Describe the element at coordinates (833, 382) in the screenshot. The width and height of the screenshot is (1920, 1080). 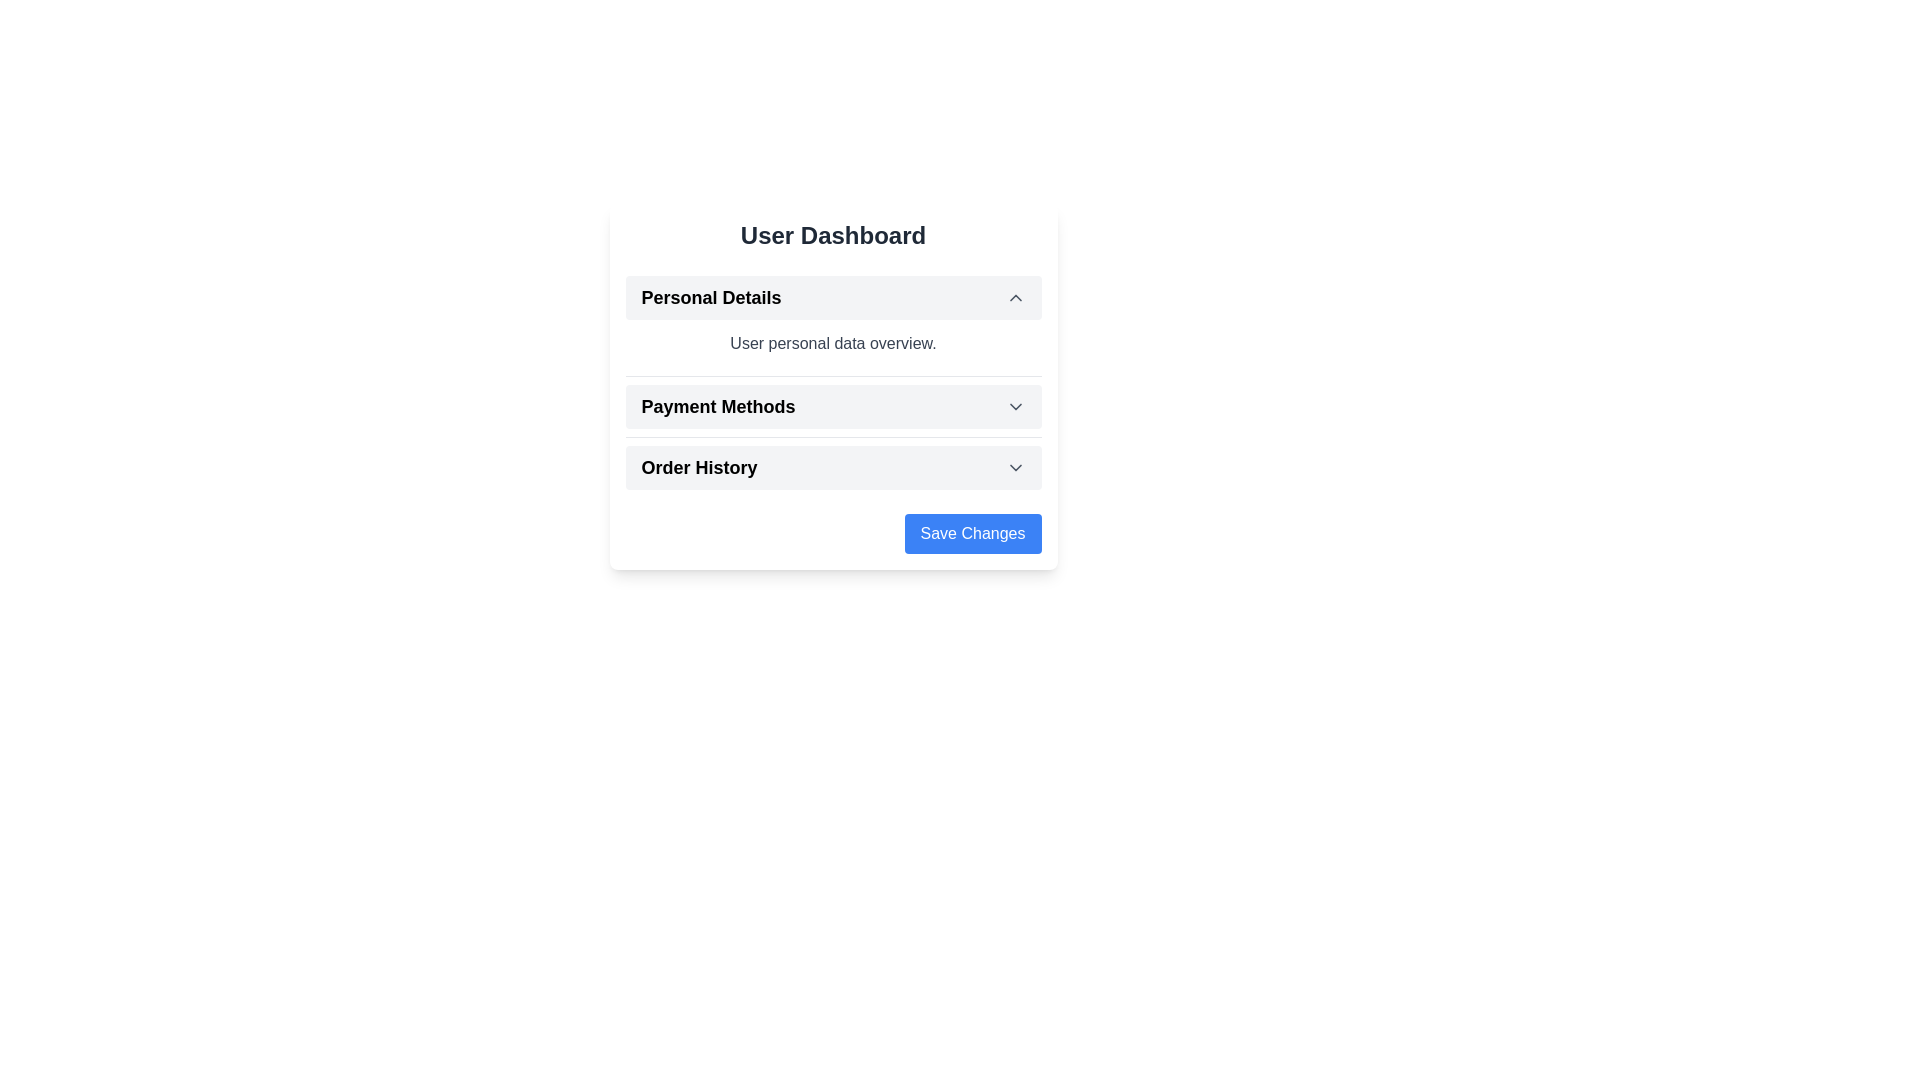
I see `the Collapsible Section List` at that location.